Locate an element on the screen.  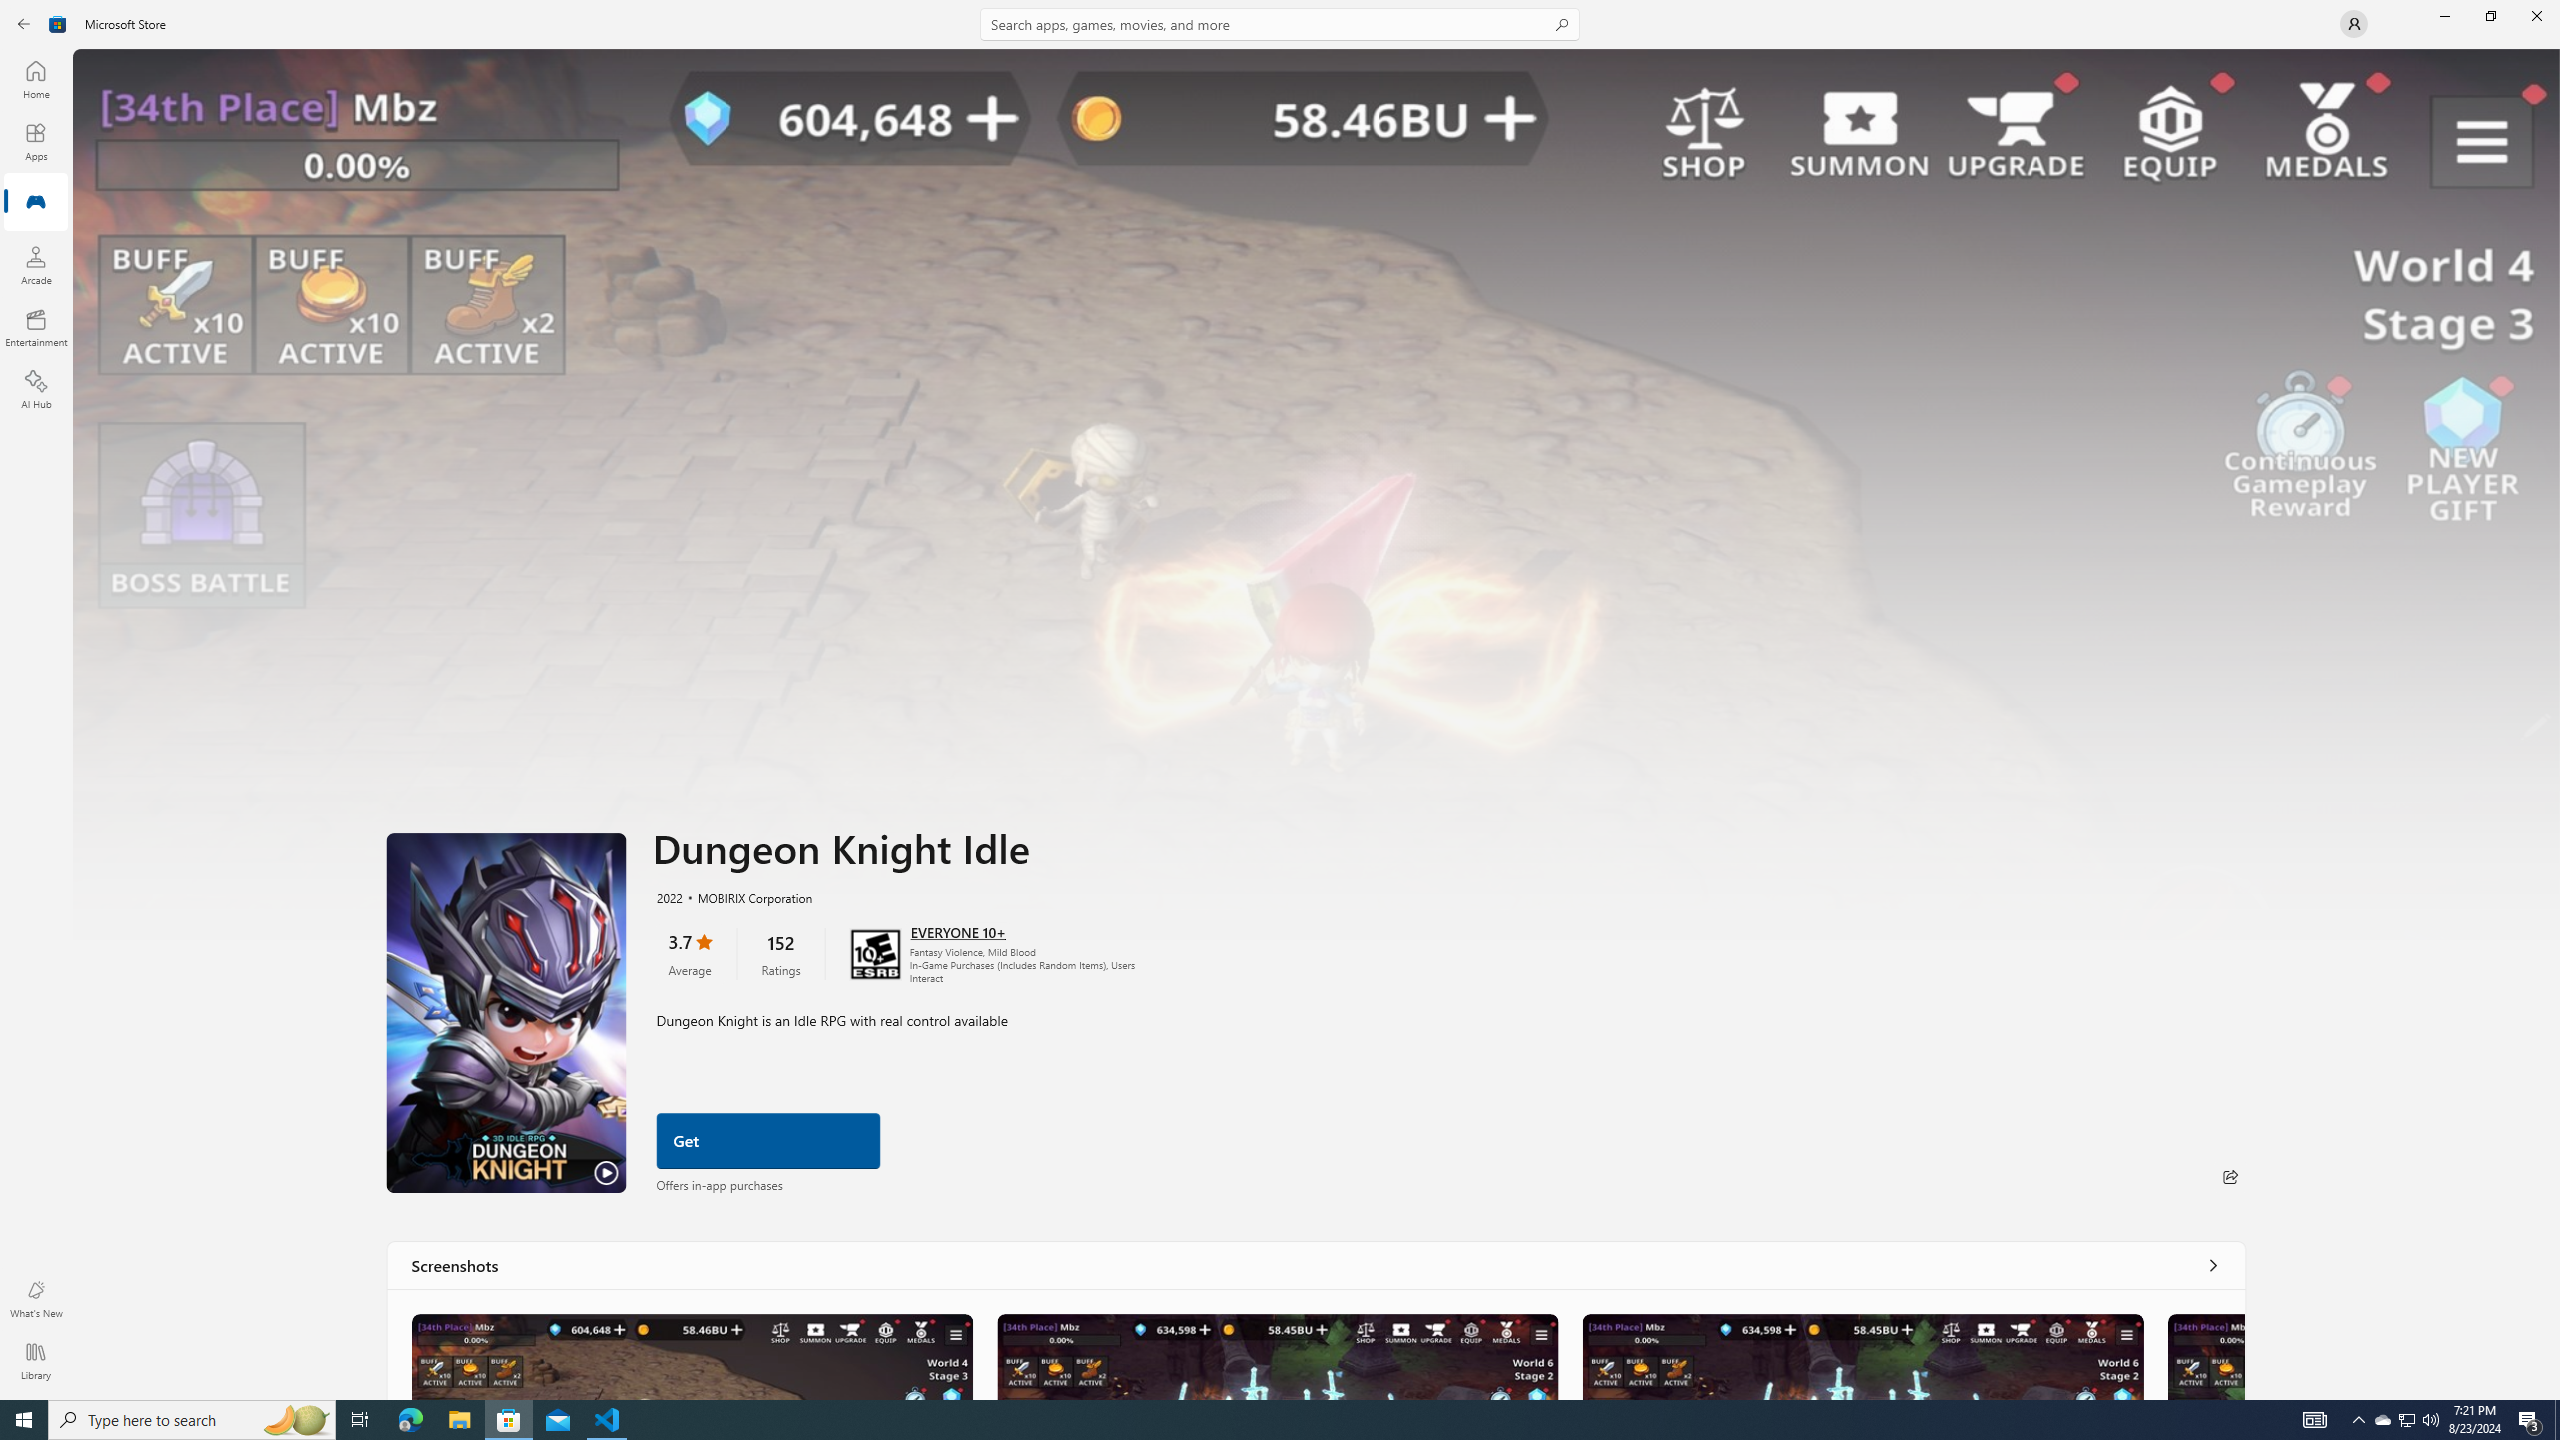
'Screenshot 2' is located at coordinates (1275, 1355).